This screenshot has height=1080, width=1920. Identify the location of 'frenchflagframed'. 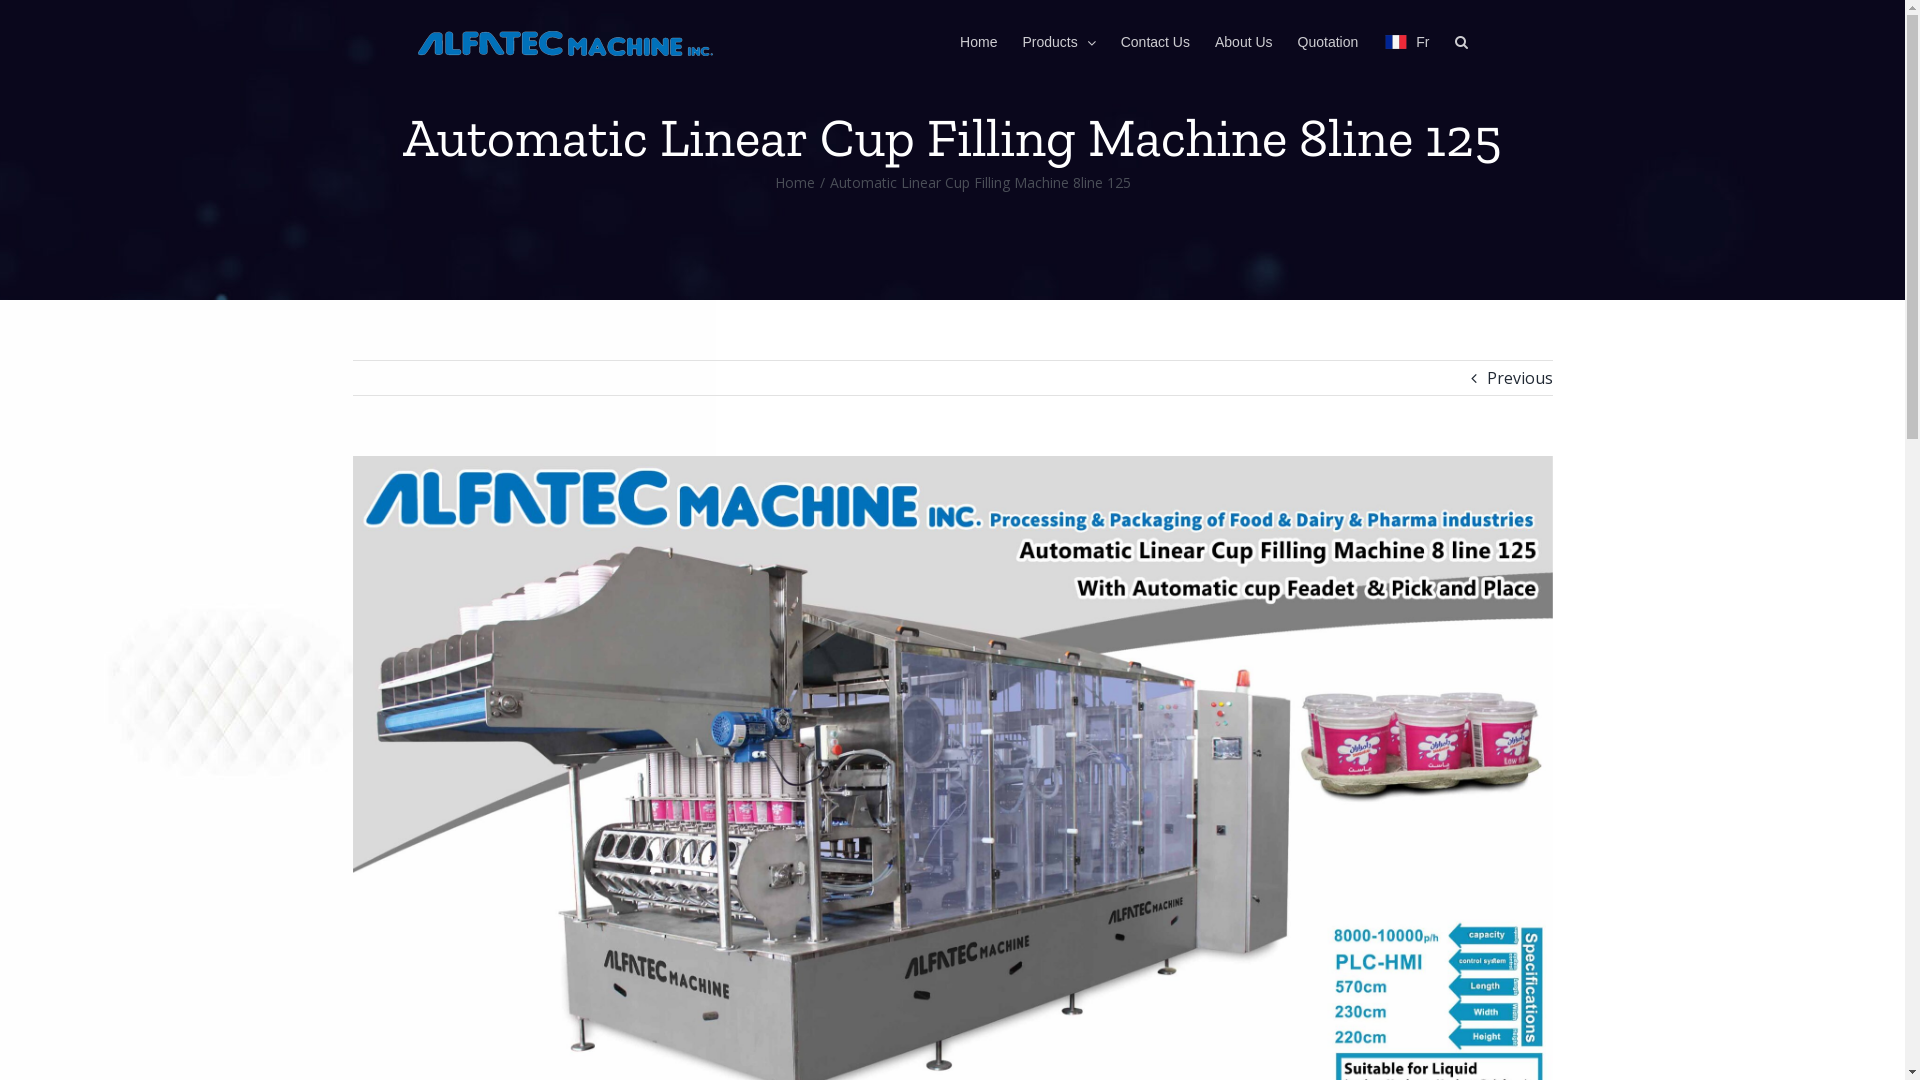
(1395, 42).